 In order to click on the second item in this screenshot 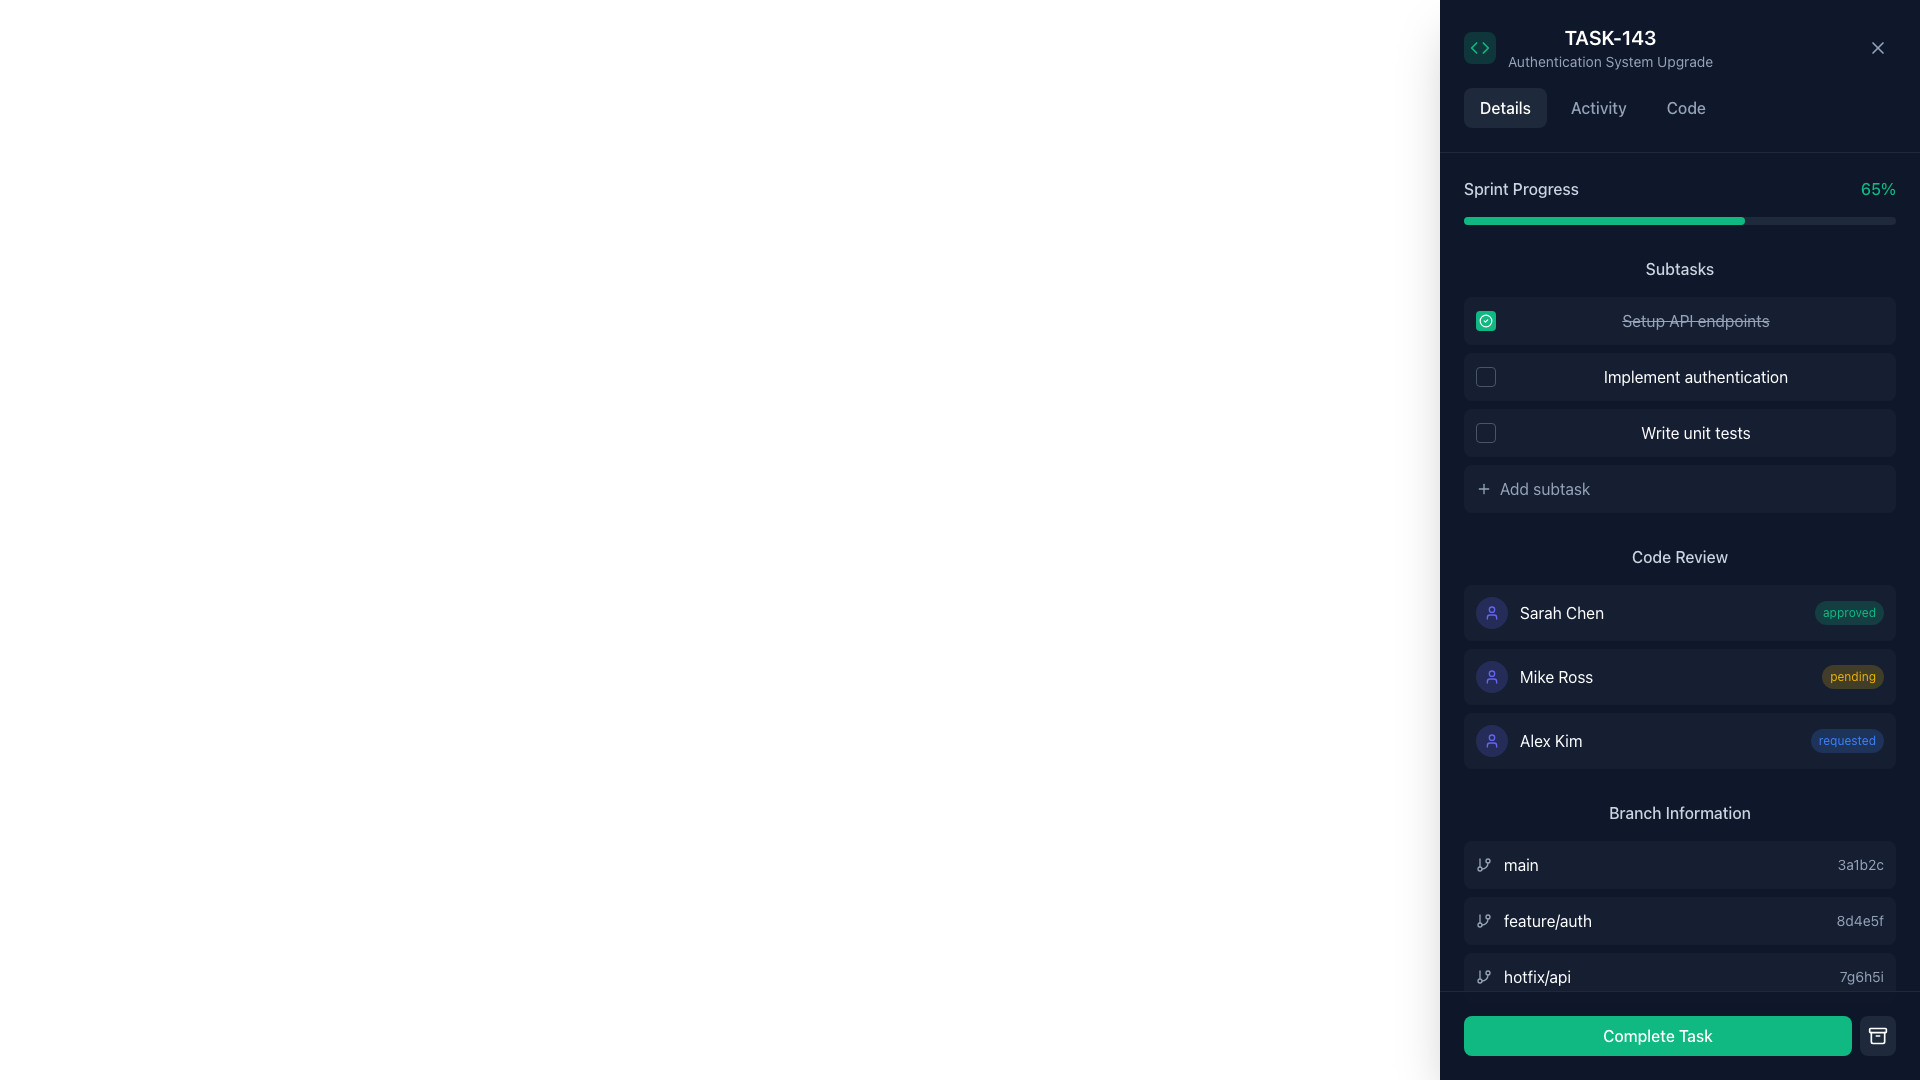, I will do `click(1680, 901)`.